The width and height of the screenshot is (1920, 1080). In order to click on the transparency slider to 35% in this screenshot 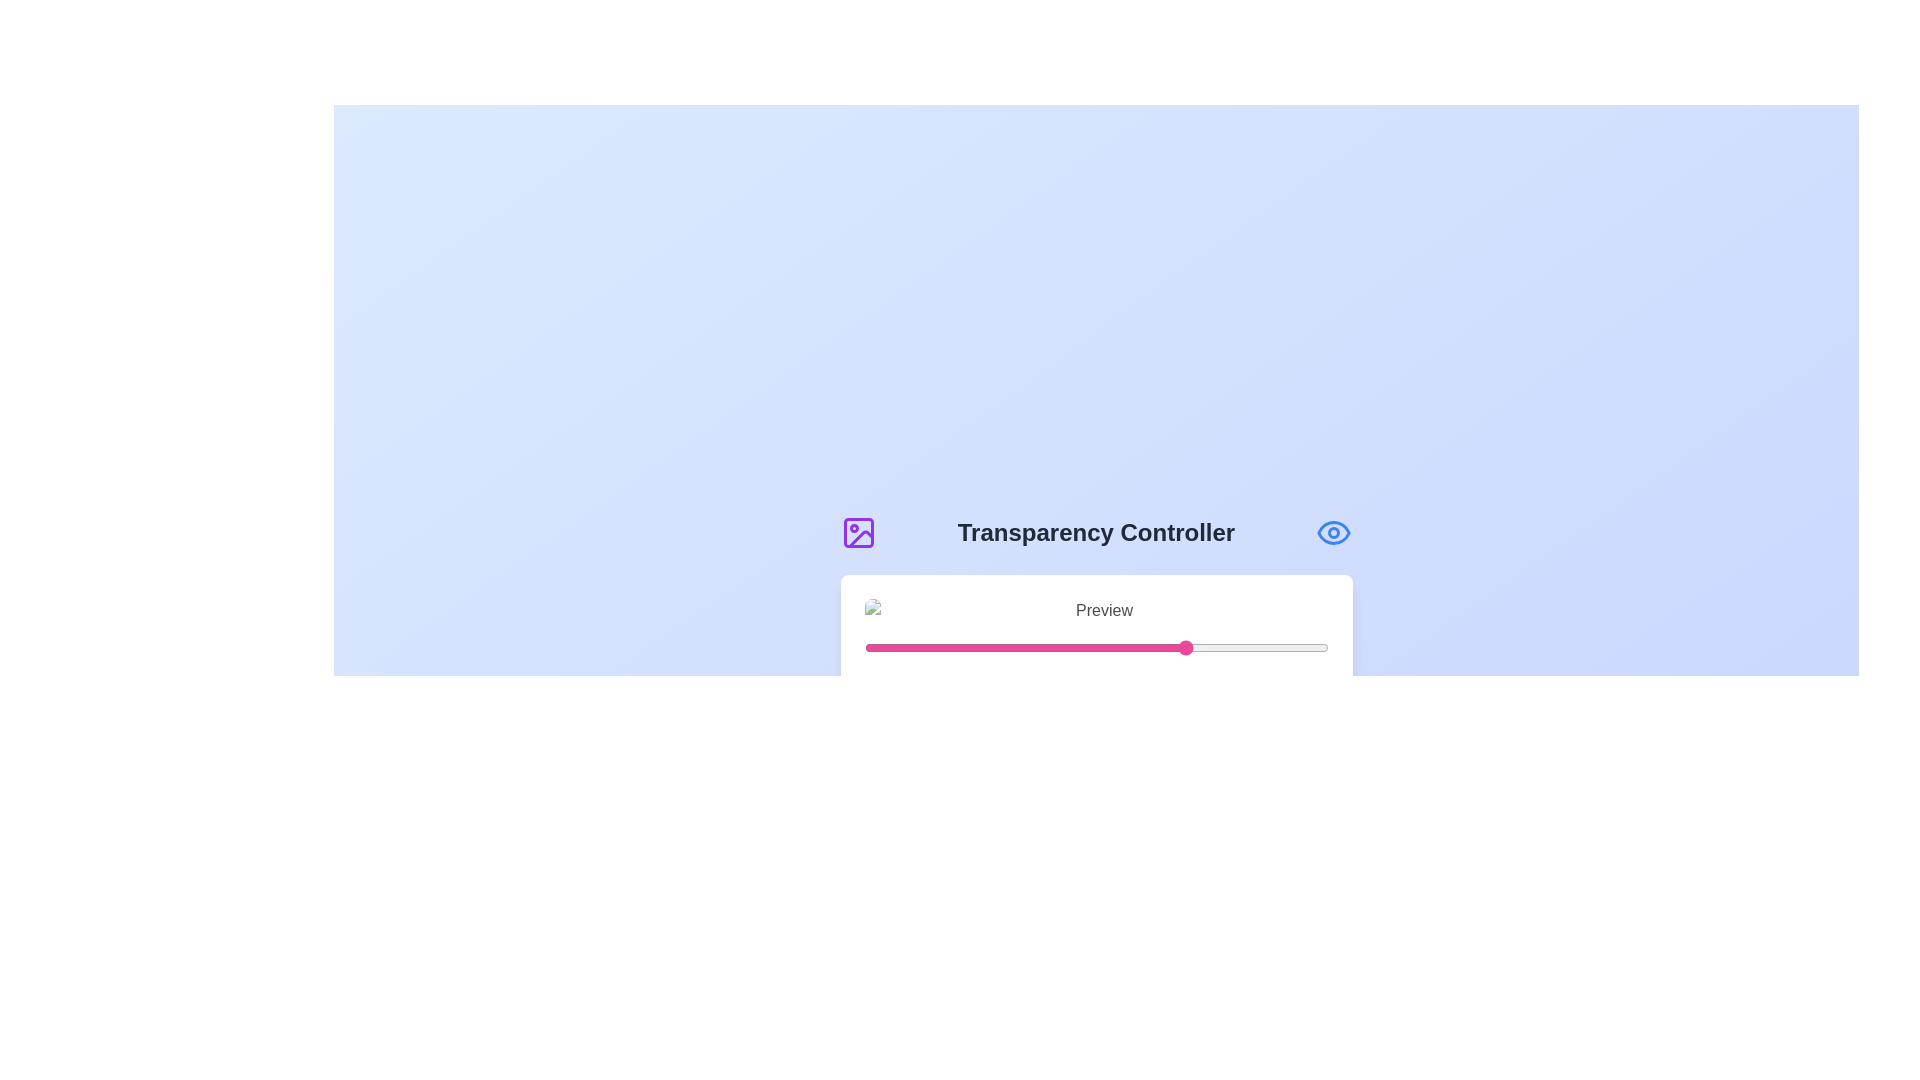, I will do `click(1026, 648)`.